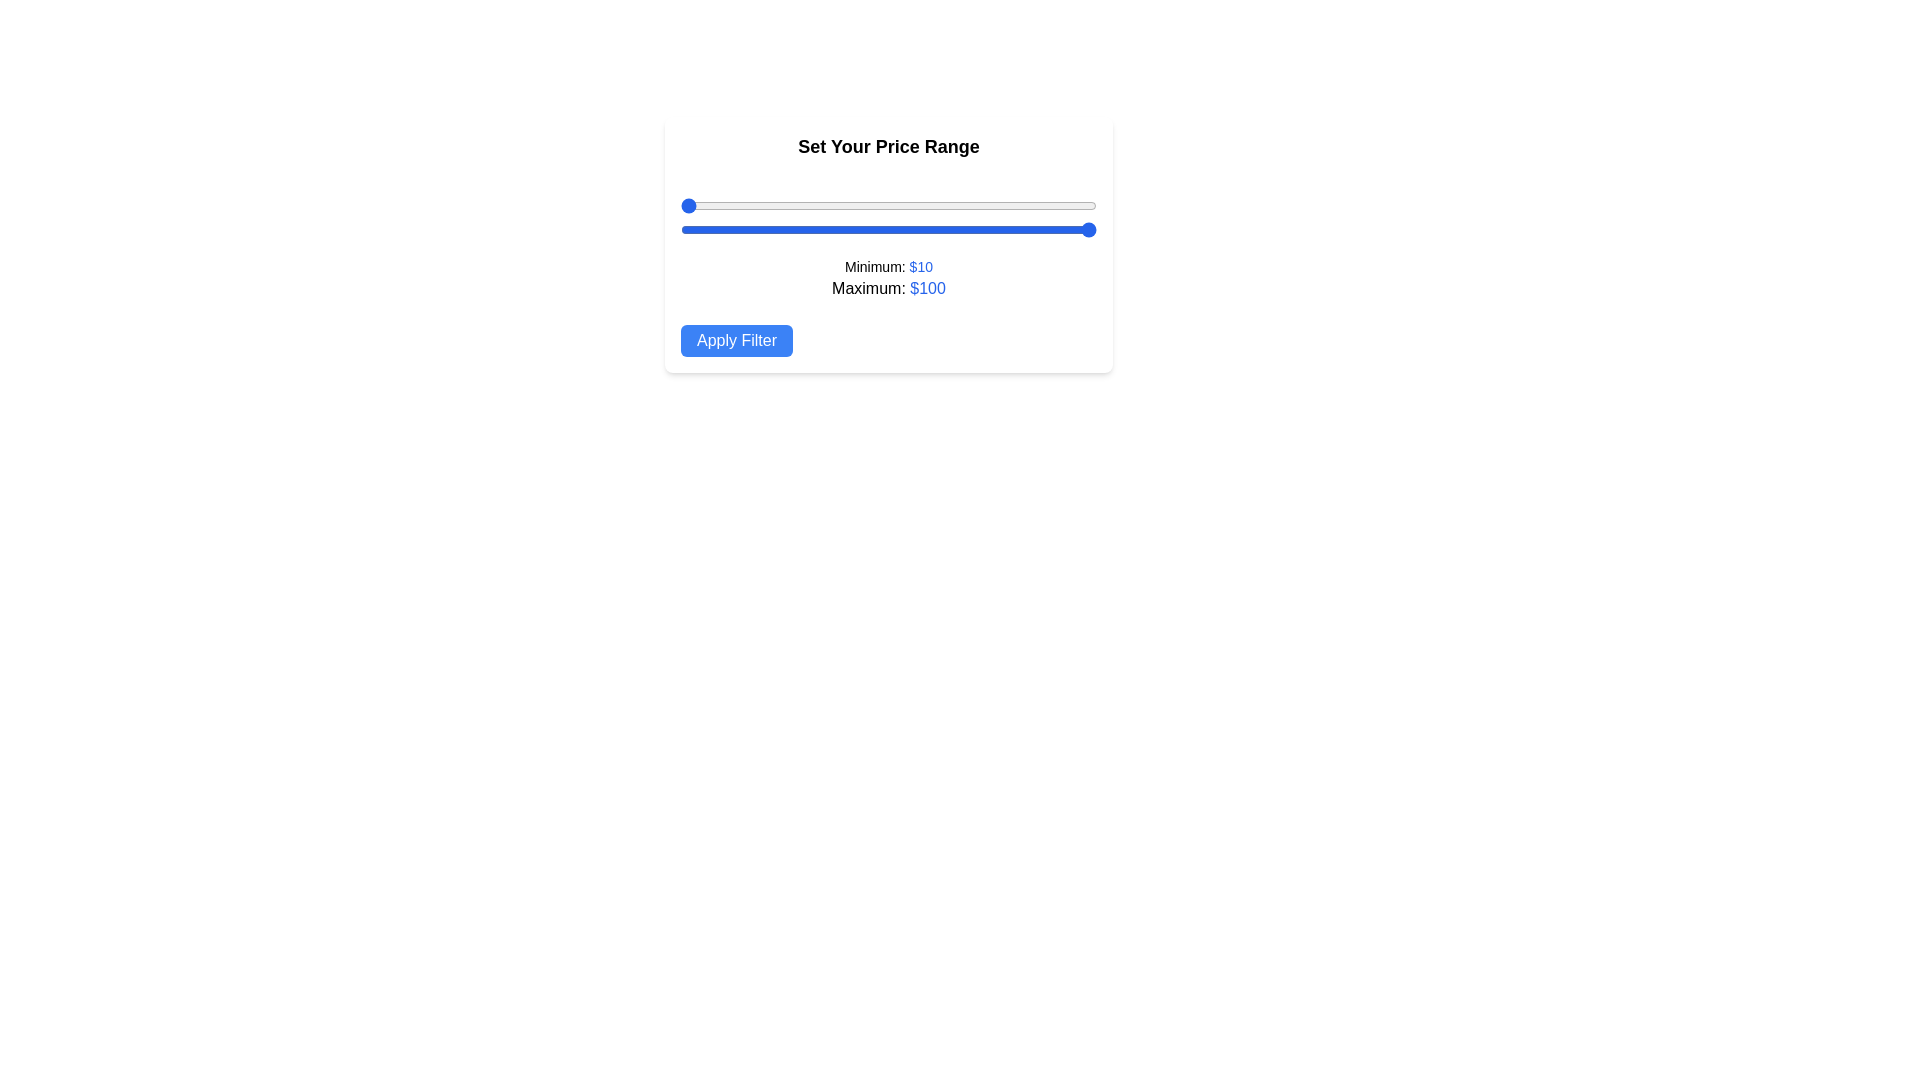 Image resolution: width=1920 pixels, height=1080 pixels. I want to click on the slider position, so click(981, 205).